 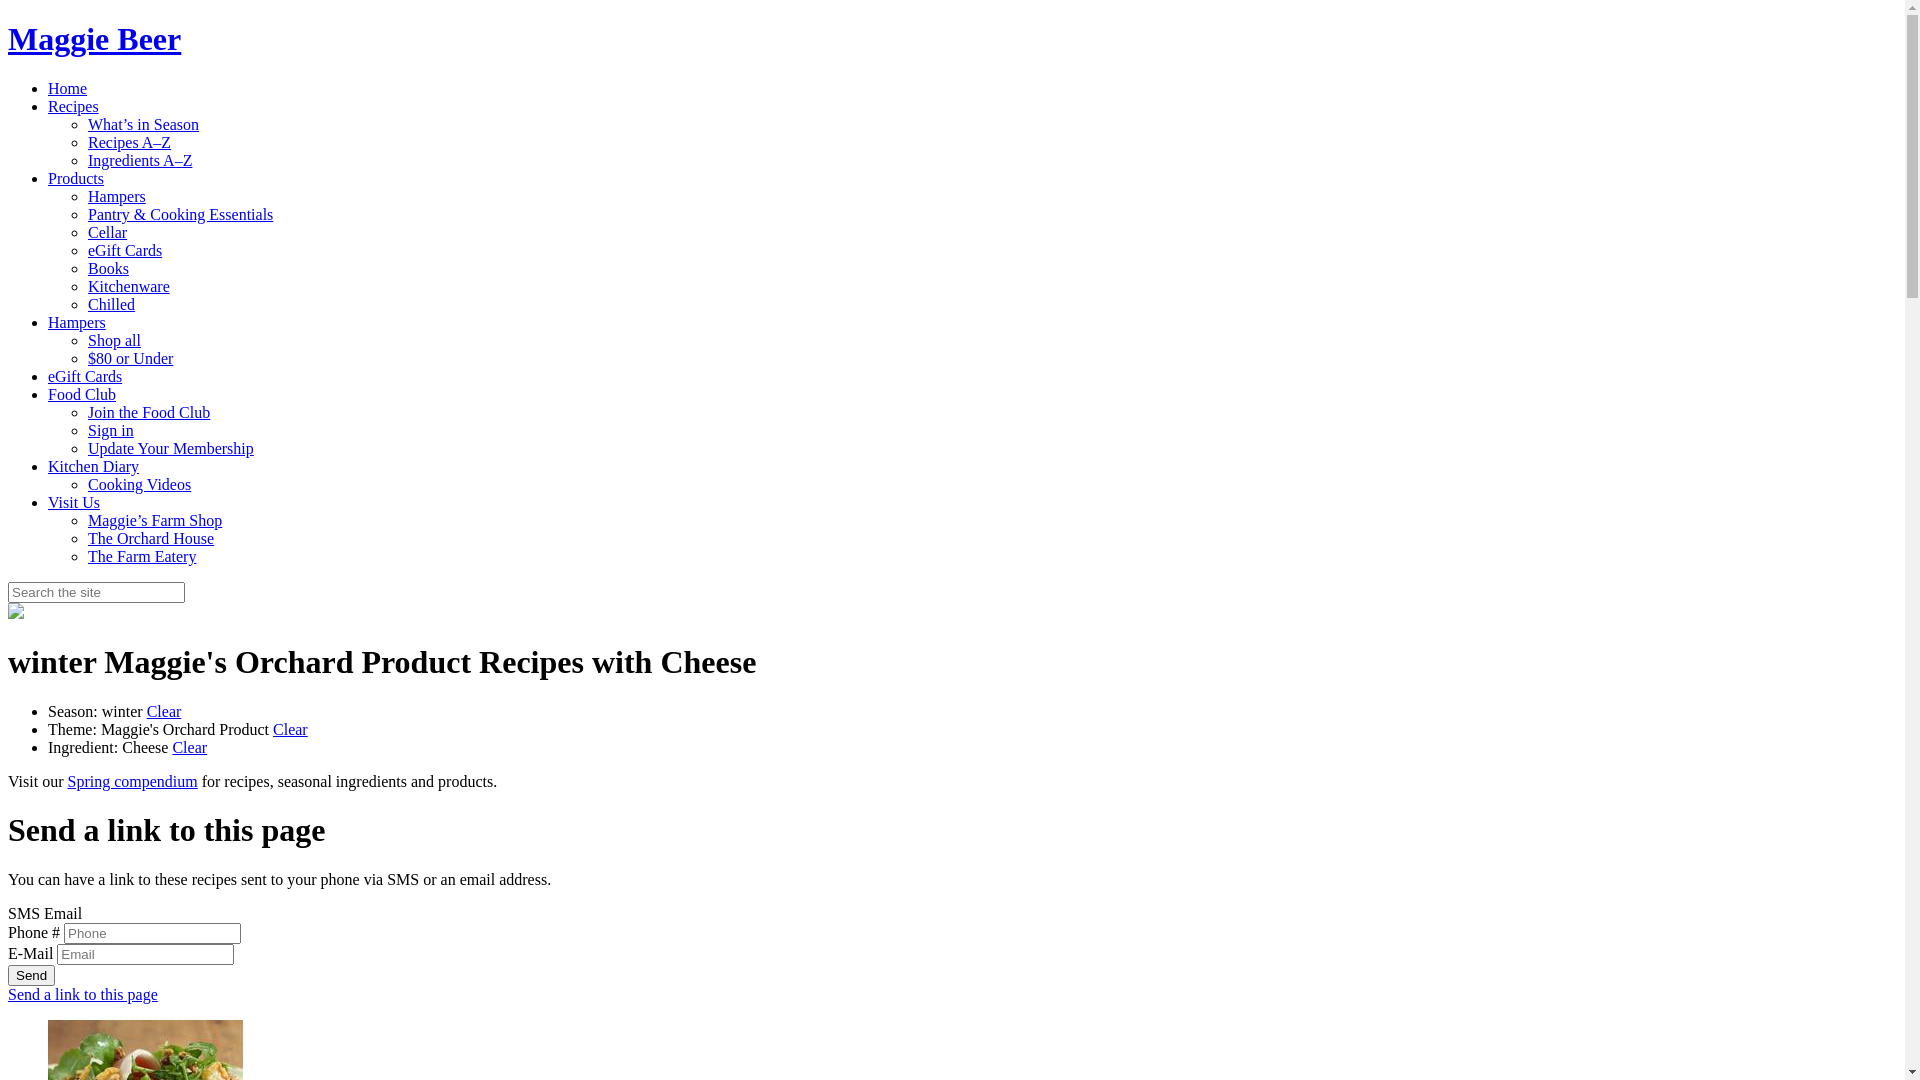 What do you see at coordinates (128, 286) in the screenshot?
I see `'Kitchenware'` at bounding box center [128, 286].